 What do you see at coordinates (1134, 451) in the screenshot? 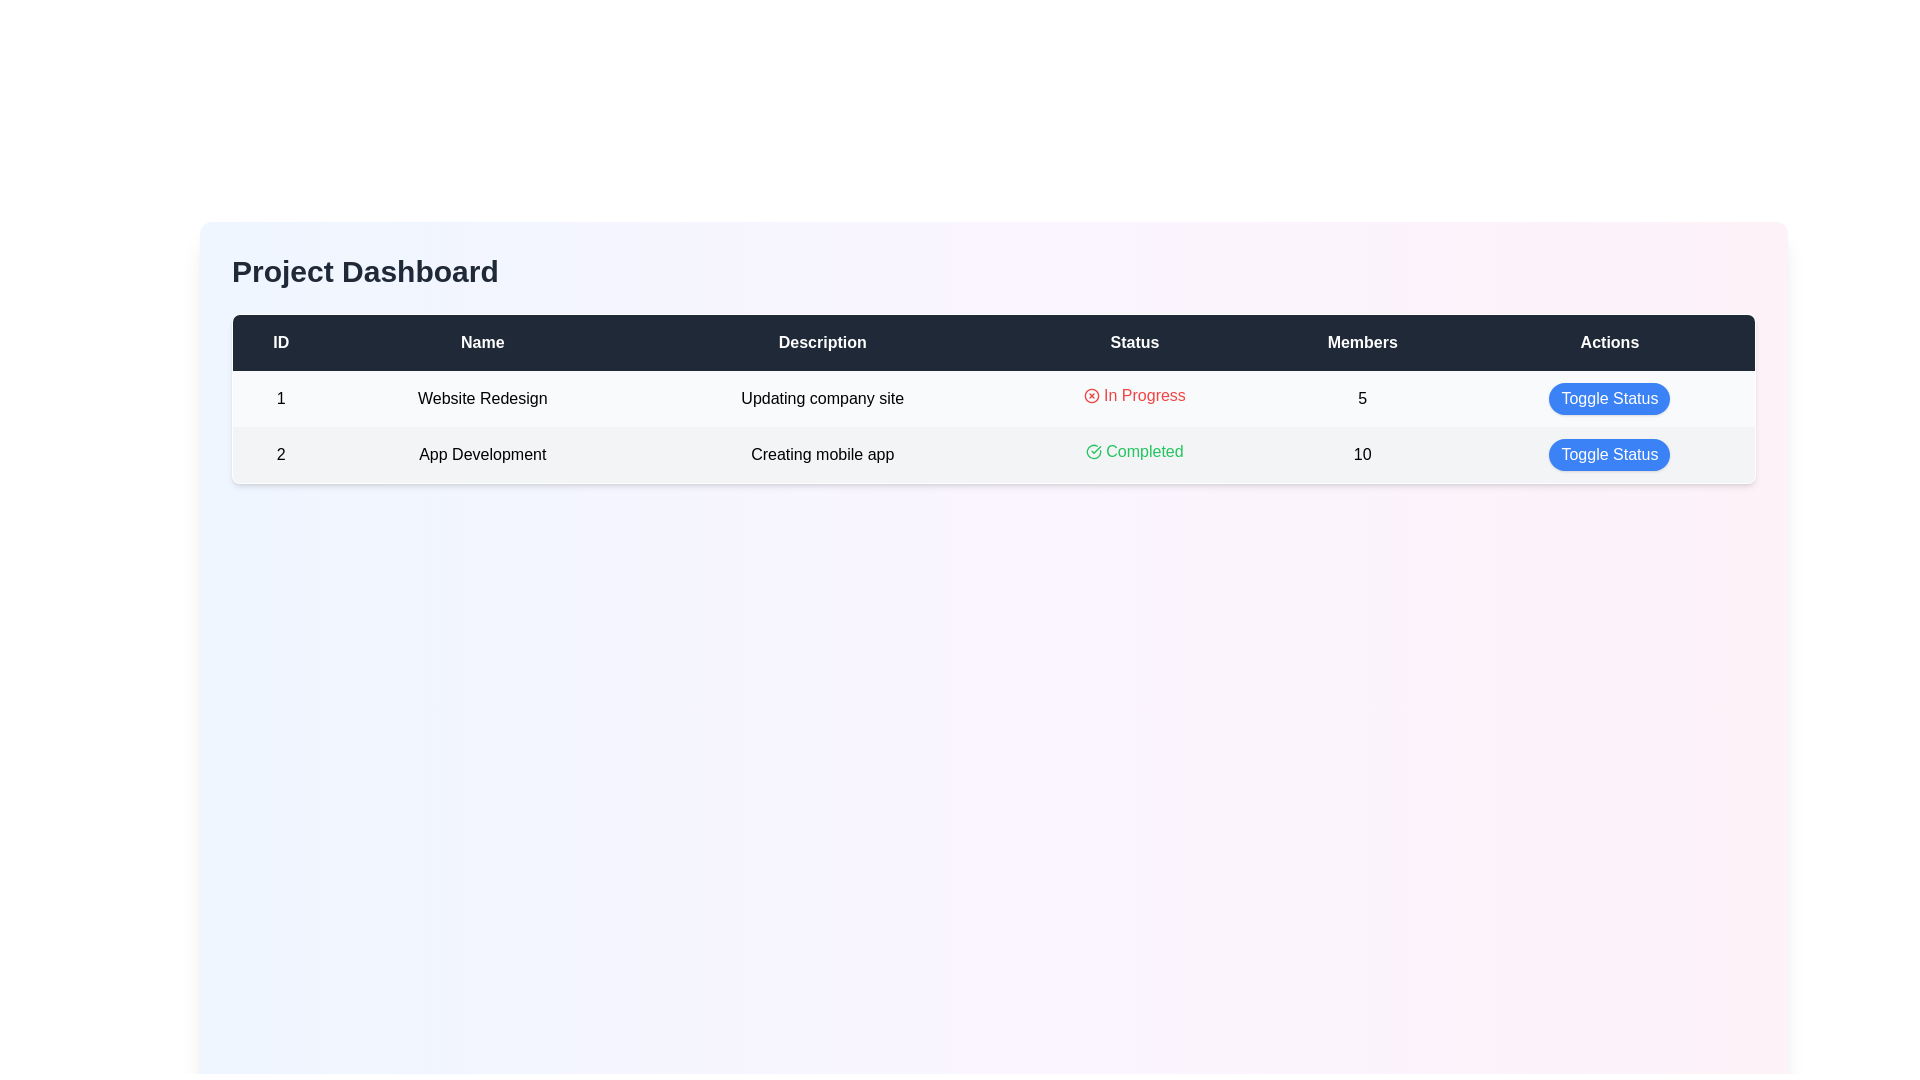
I see `the green circular check icon with the text 'Completed' in the Status column of the second row associated with the task 'Creating mobile app'` at bounding box center [1134, 451].